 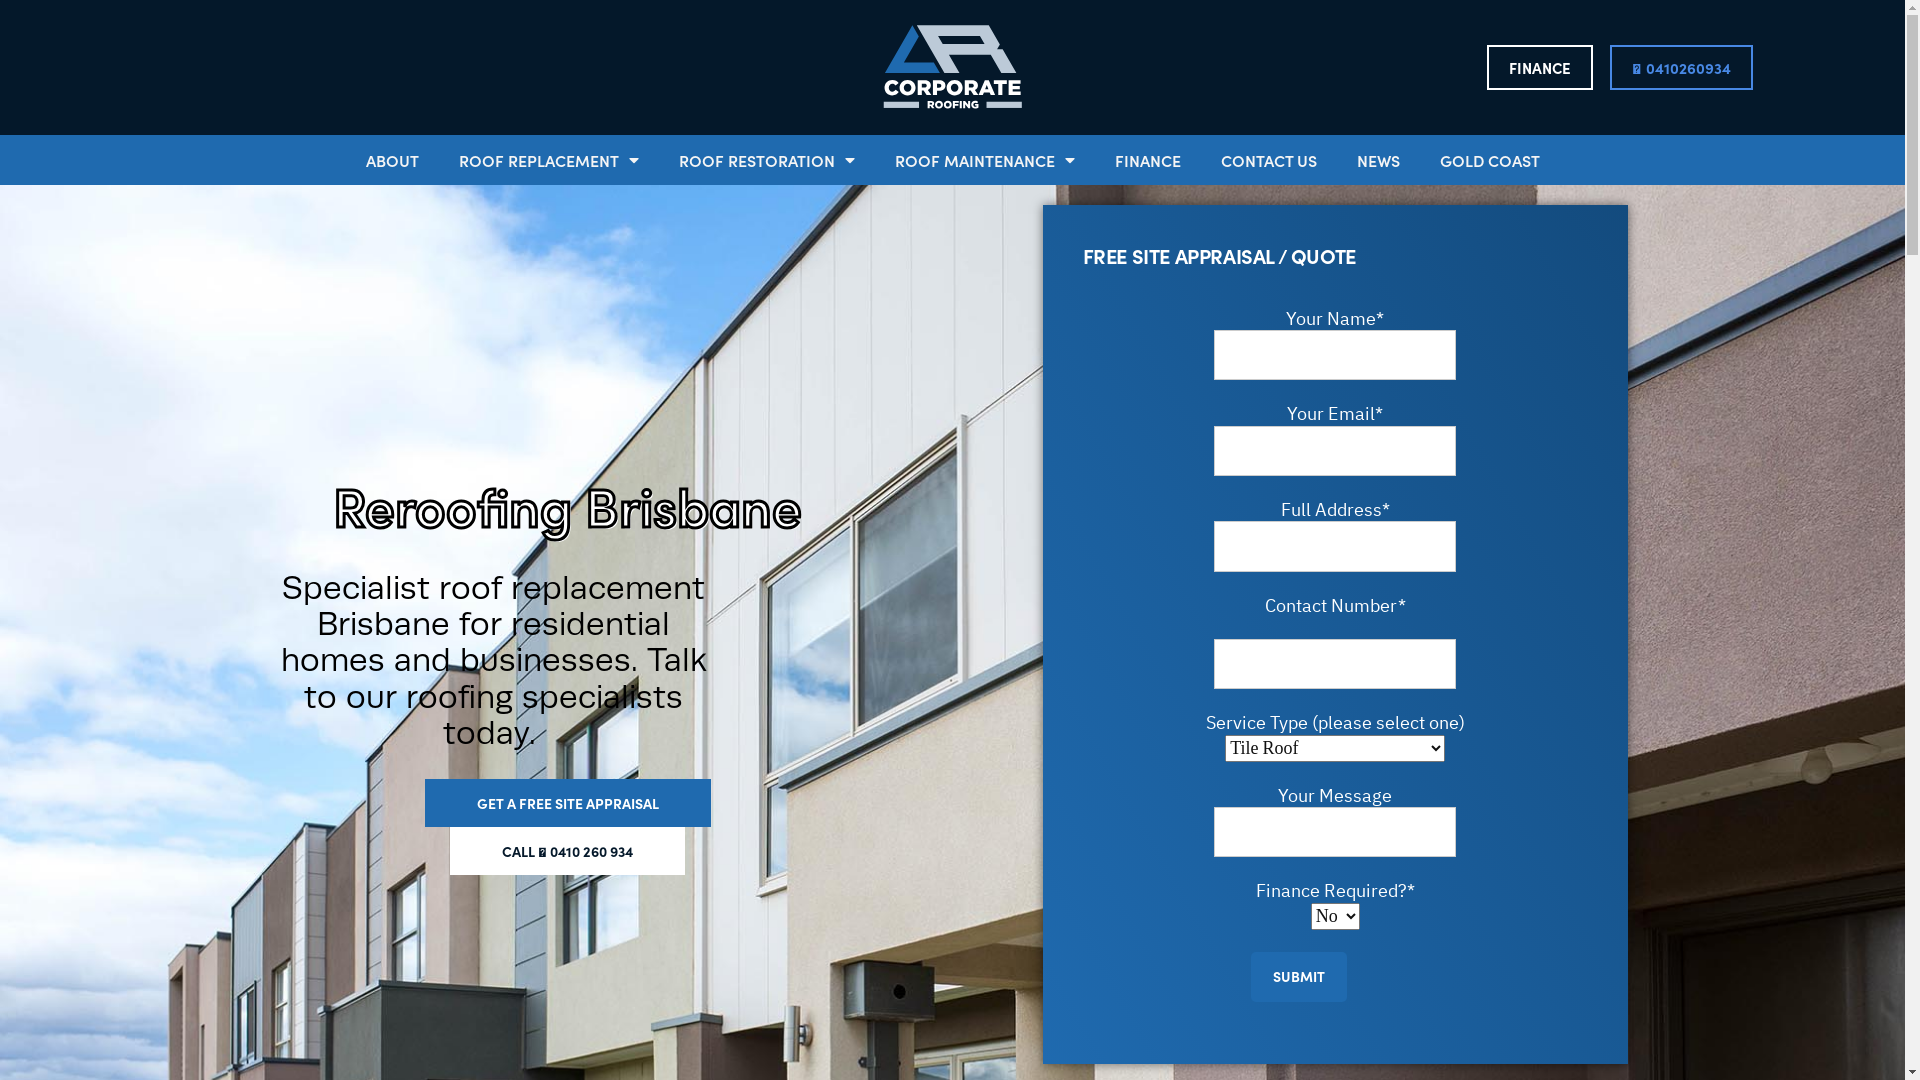 I want to click on 'CONTACT US', so click(x=1266, y=158).